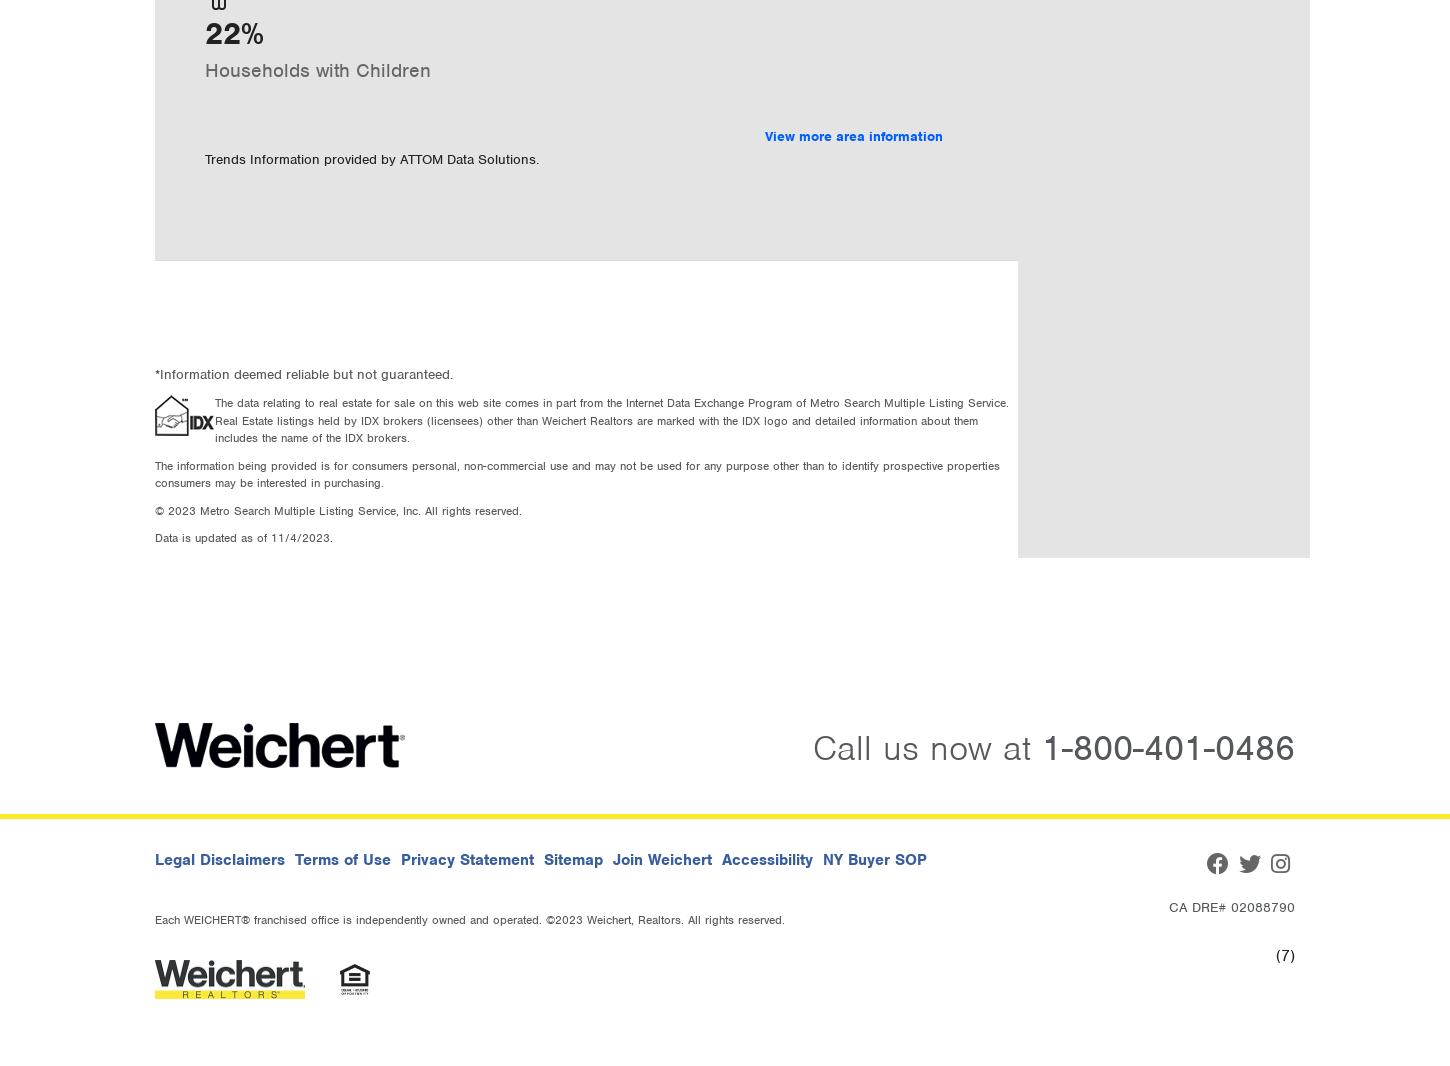 Image resolution: width=1450 pixels, height=1066 pixels. Describe the element at coordinates (244, 537) in the screenshot. I see `'Data is updated as of 11/4/2023.'` at that location.